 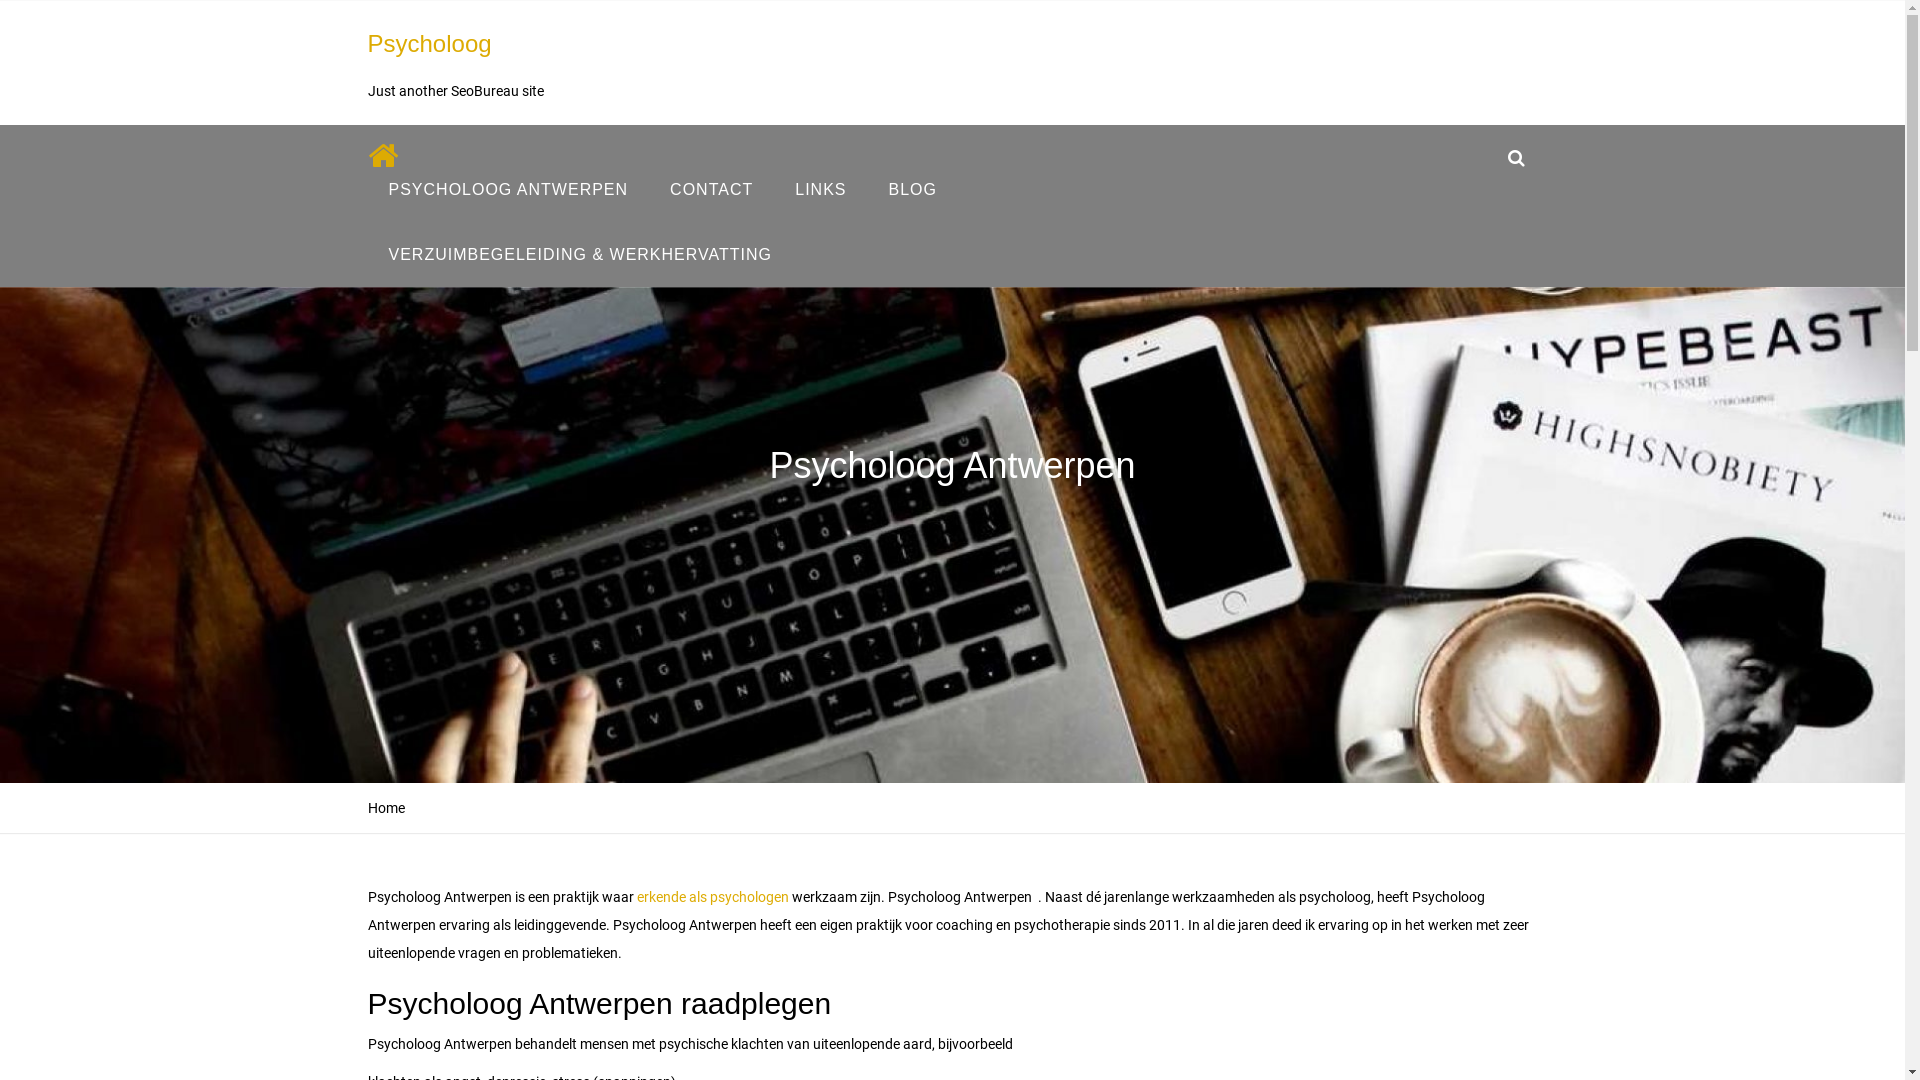 What do you see at coordinates (508, 189) in the screenshot?
I see `'PSYCHOLOOG ANTWERPEN'` at bounding box center [508, 189].